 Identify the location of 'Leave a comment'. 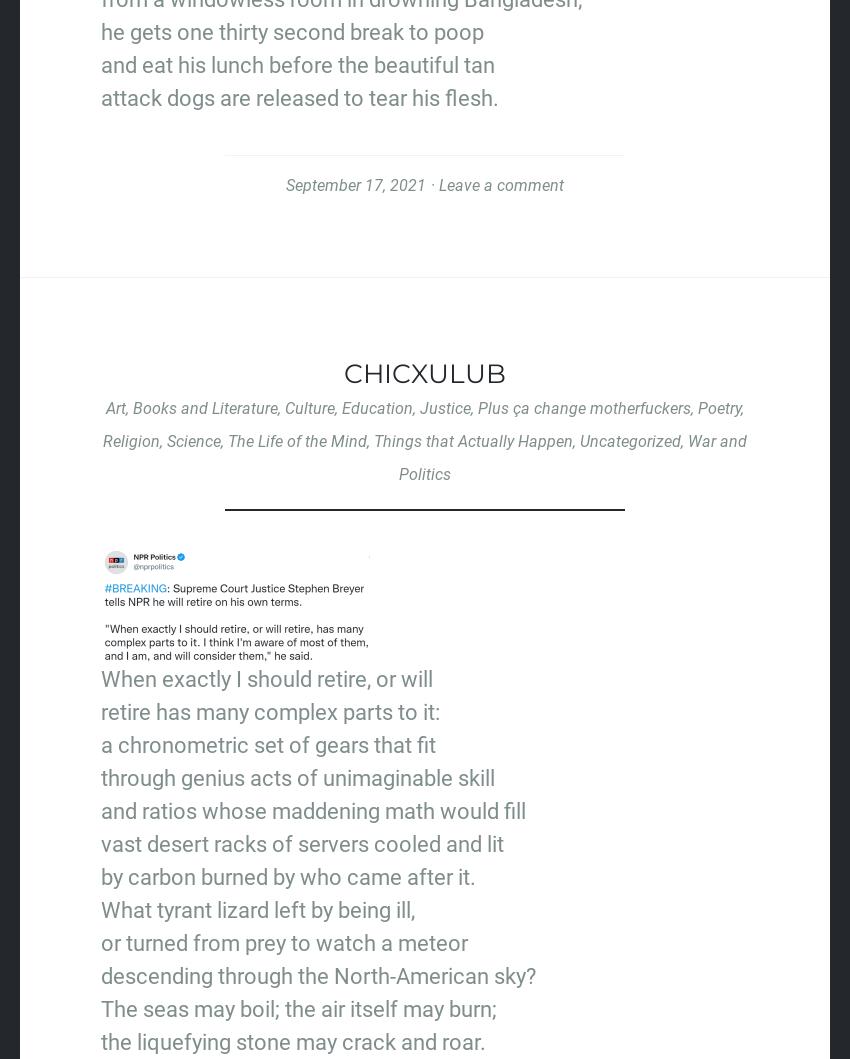
(501, 183).